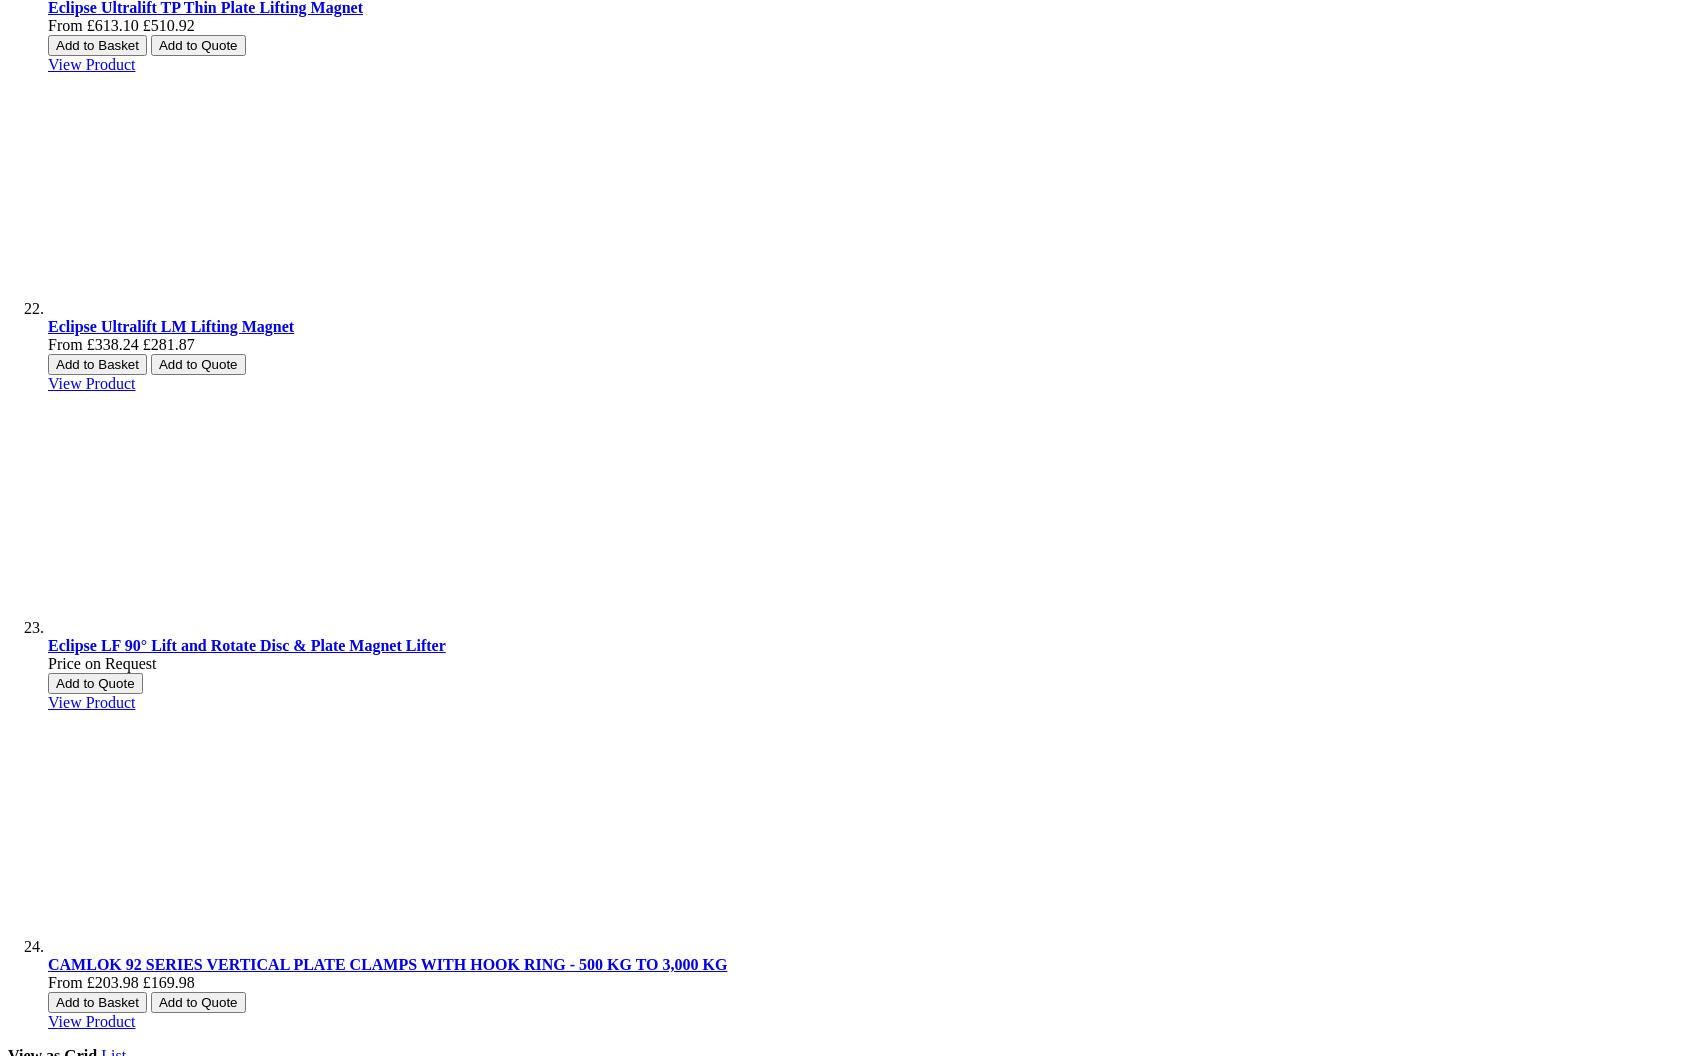  I want to click on 'Price on Request', so click(102, 663).